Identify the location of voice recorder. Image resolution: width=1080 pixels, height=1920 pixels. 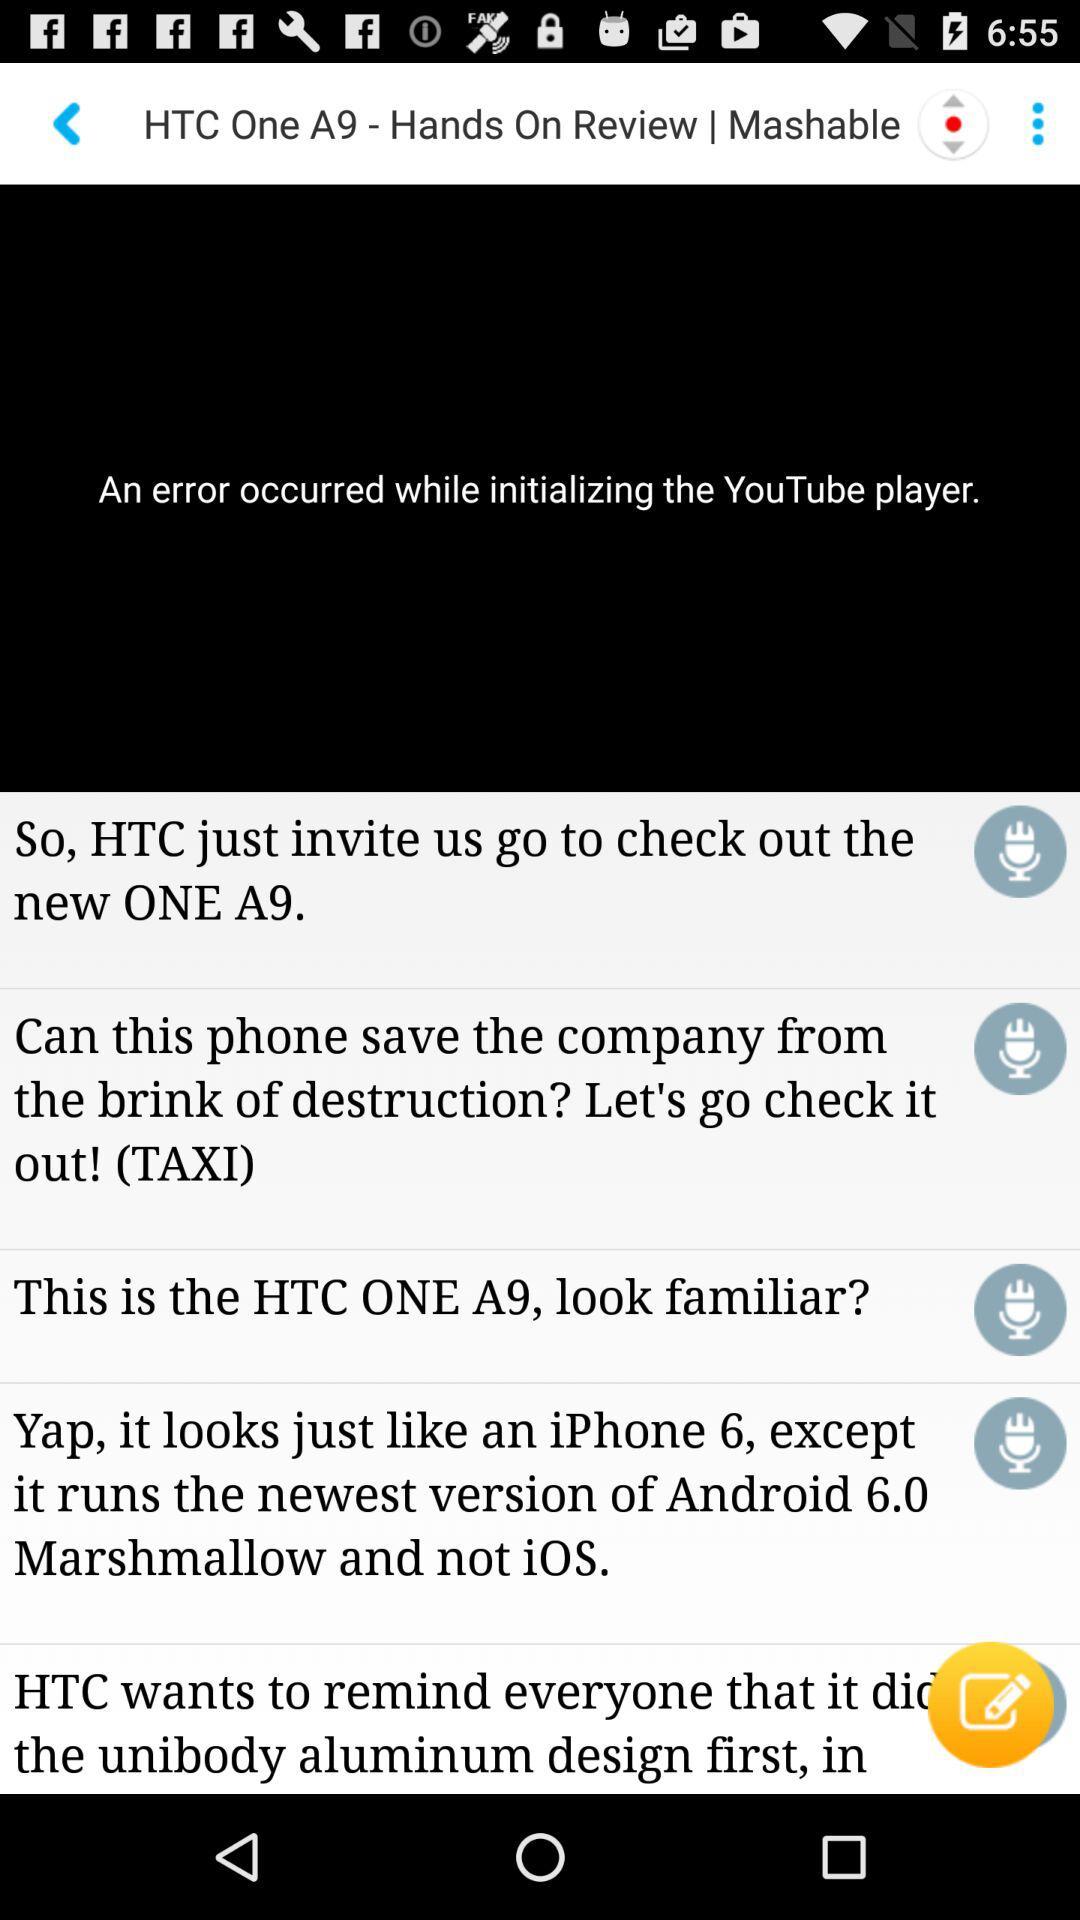
(1020, 1048).